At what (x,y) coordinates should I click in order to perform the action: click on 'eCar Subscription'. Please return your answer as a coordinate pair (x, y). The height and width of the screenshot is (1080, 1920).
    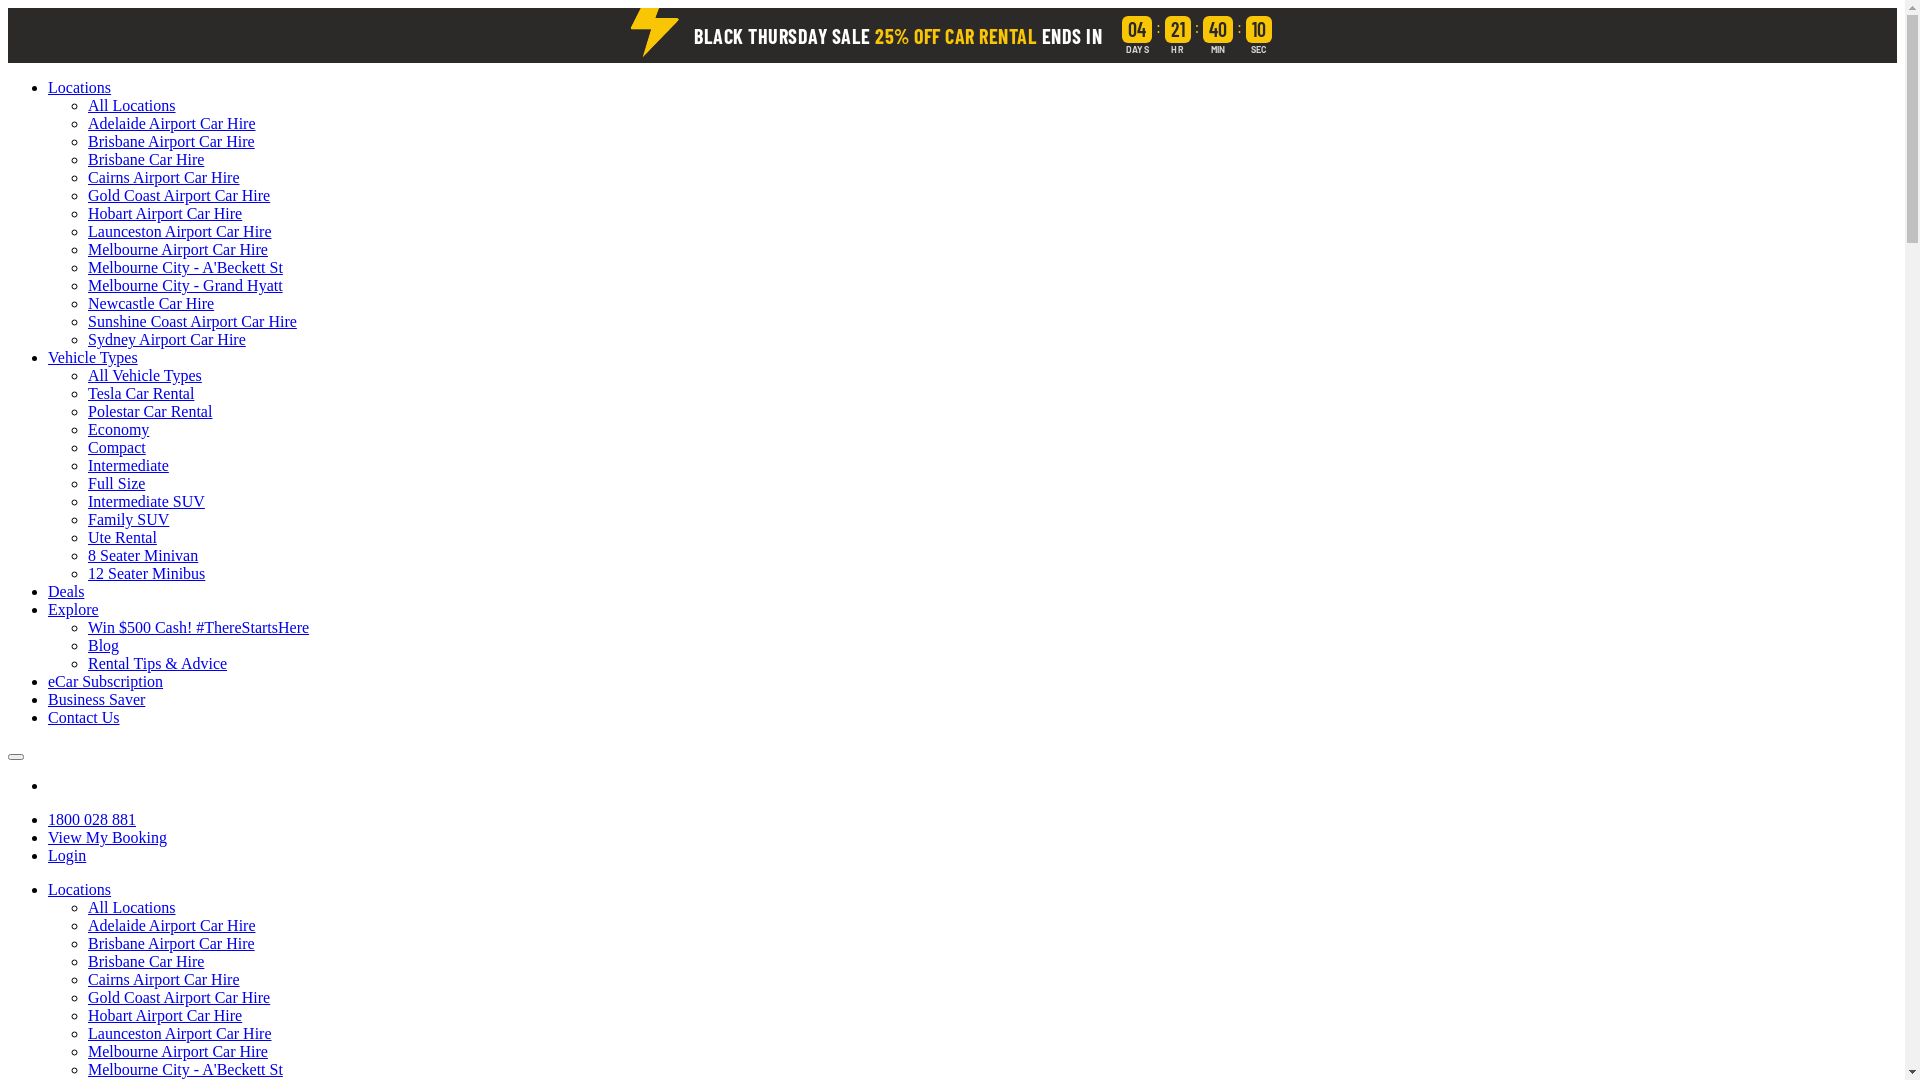
    Looking at the image, I should click on (104, 680).